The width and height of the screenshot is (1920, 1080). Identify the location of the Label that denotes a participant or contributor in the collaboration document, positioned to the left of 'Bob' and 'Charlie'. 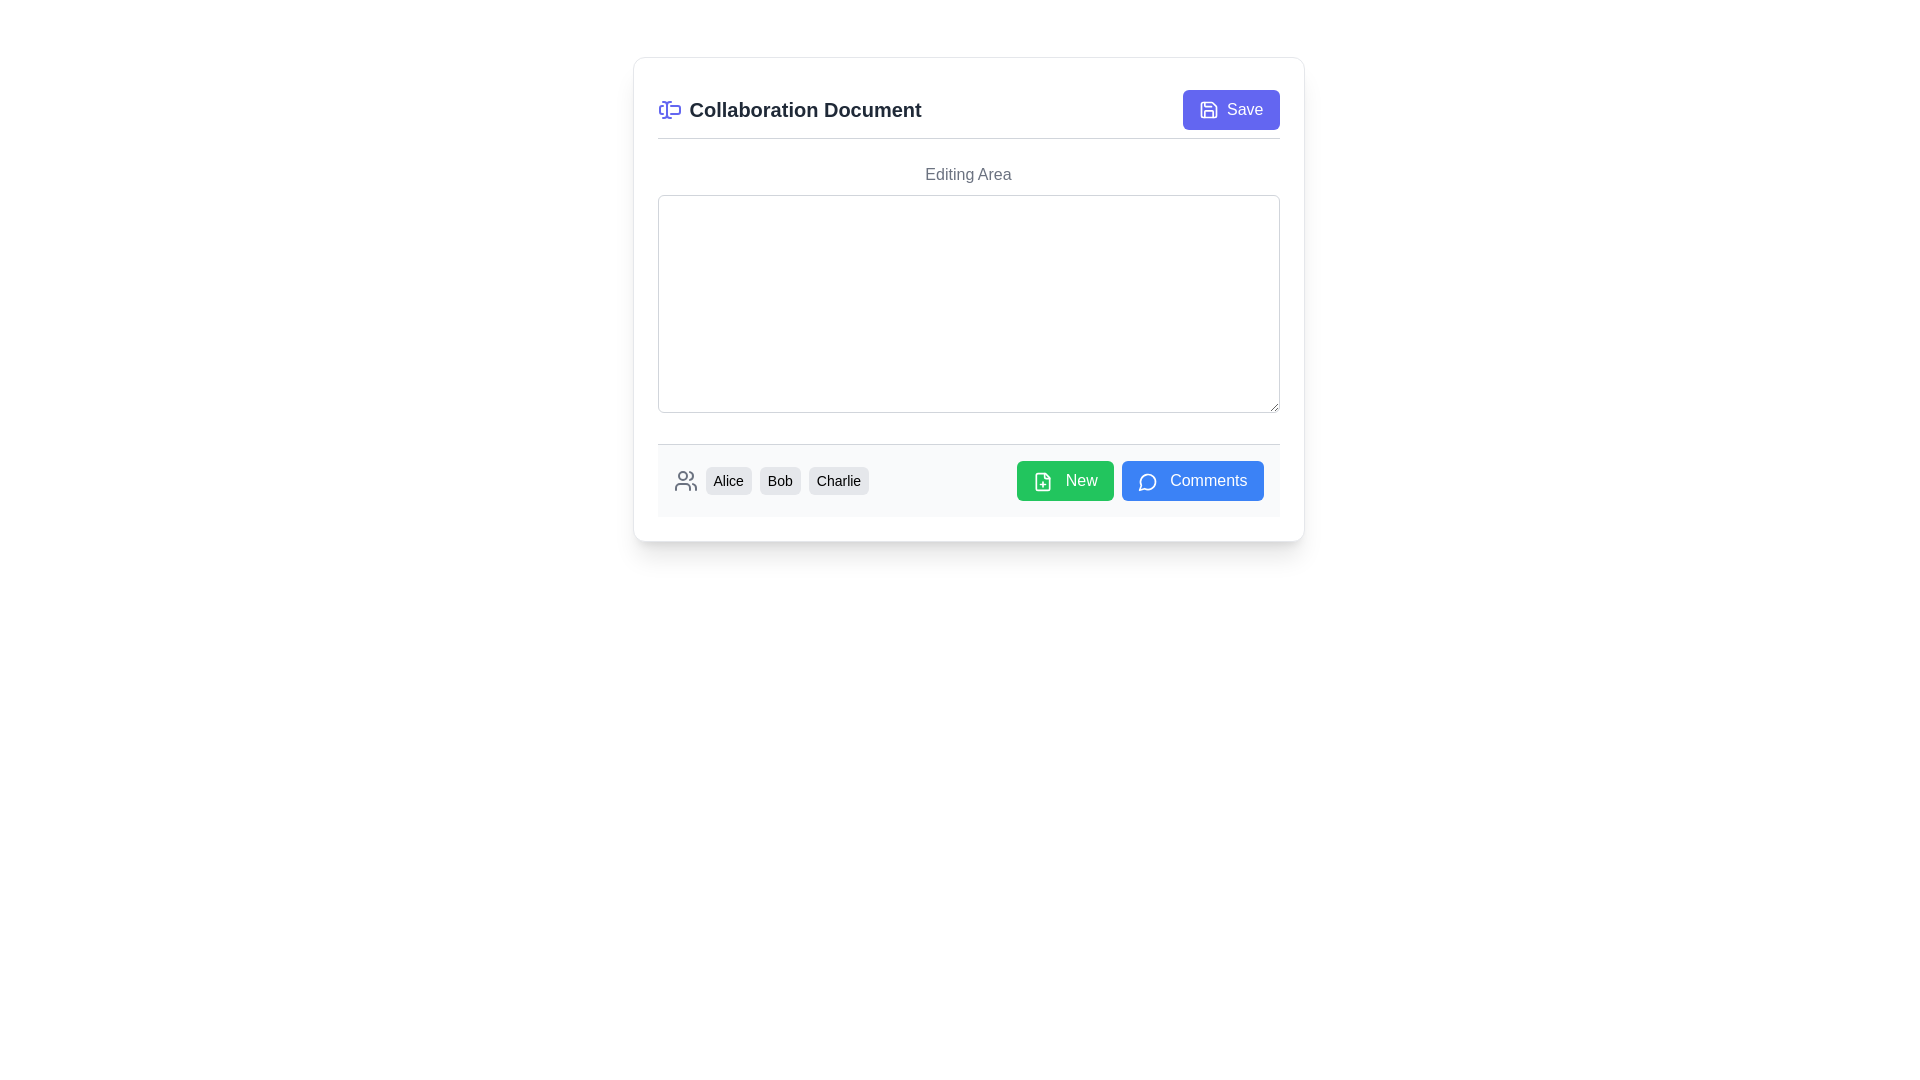
(727, 481).